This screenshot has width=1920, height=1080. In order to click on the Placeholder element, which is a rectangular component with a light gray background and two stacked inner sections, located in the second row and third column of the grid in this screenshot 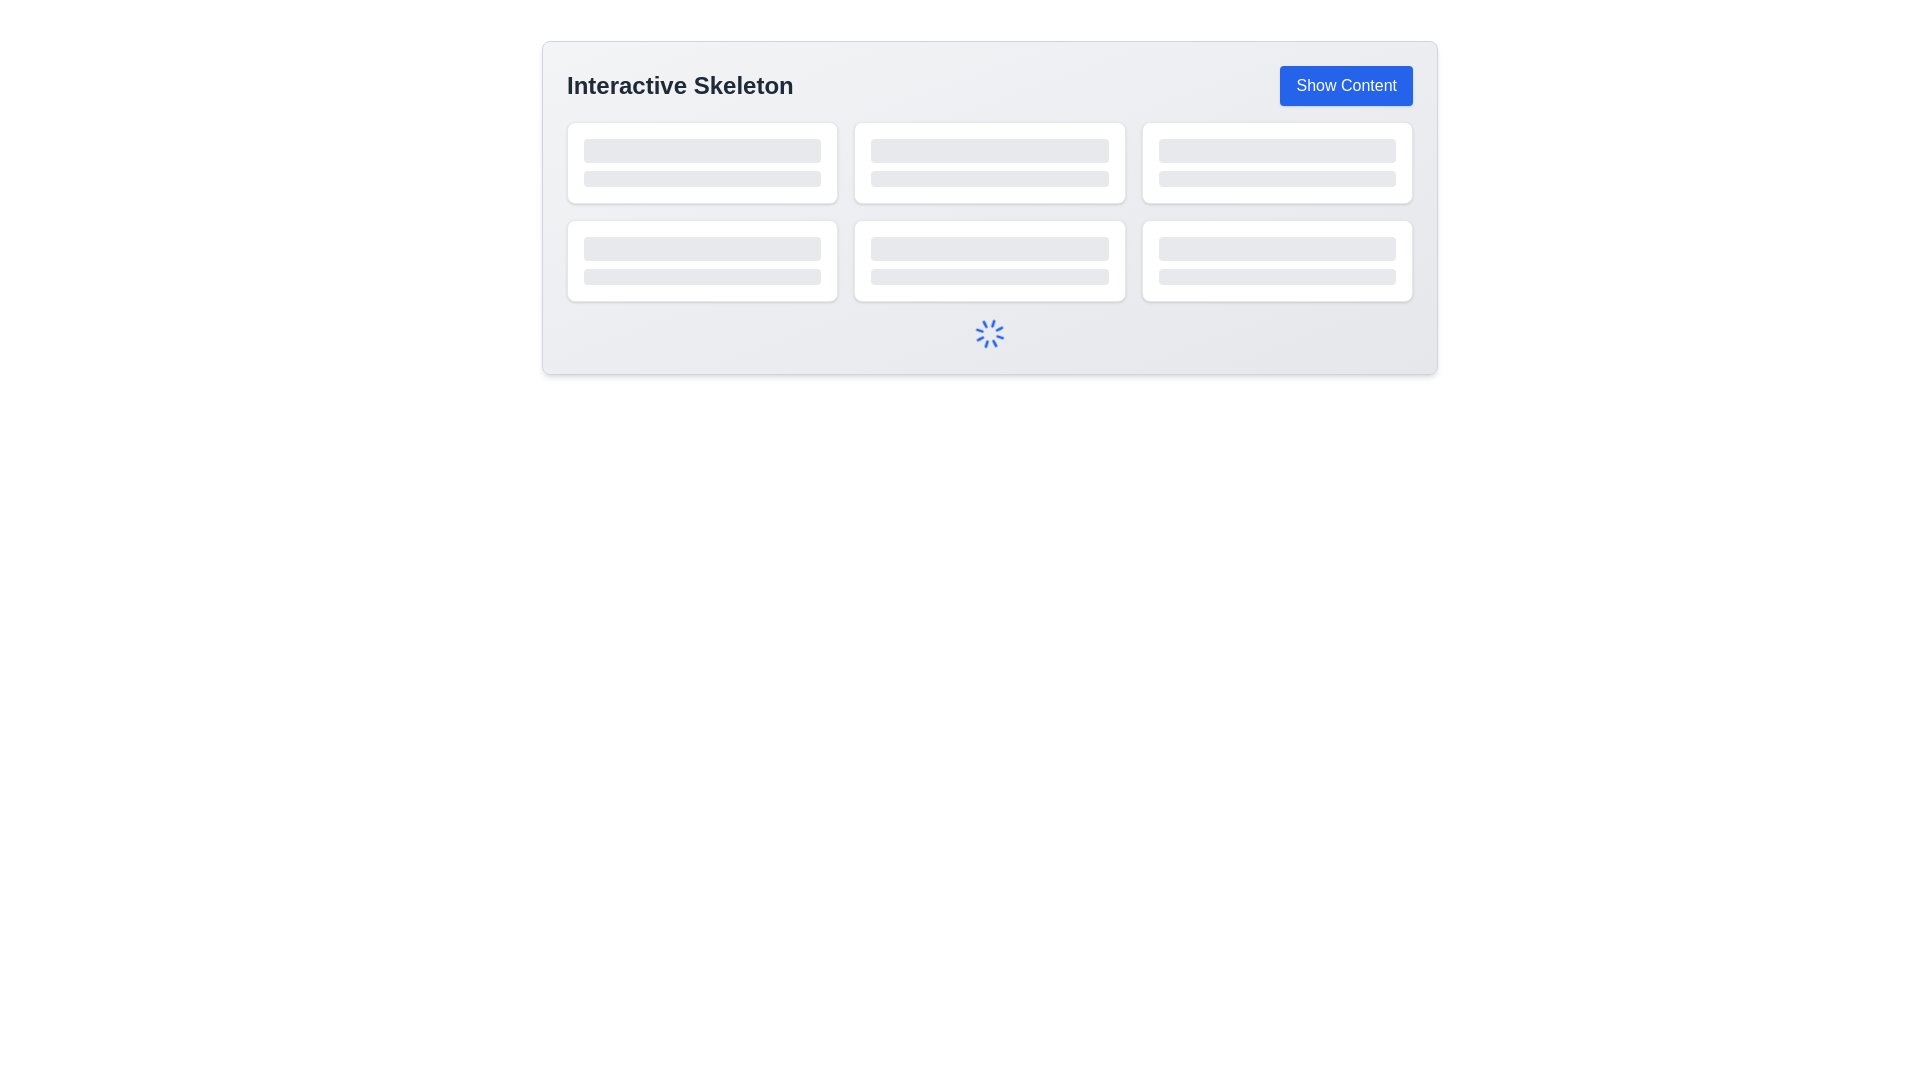, I will do `click(989, 260)`.